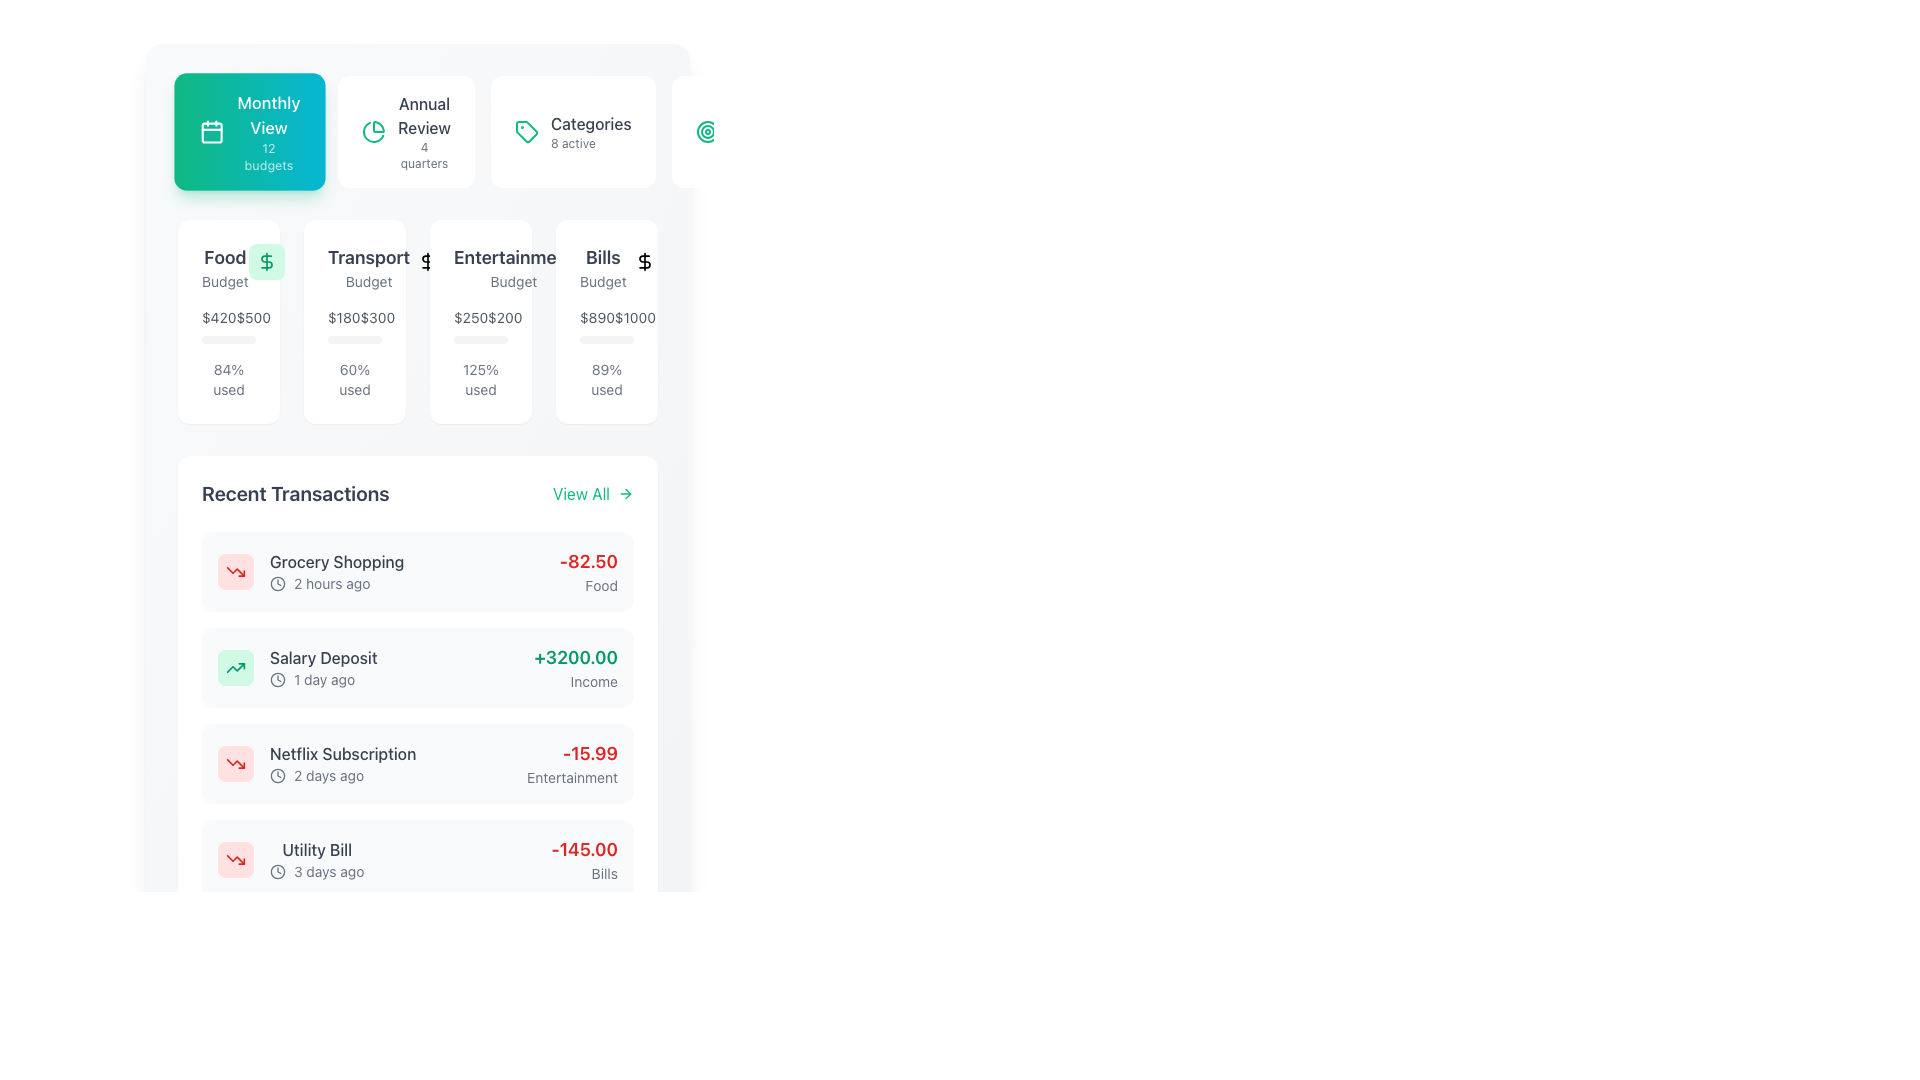 The height and width of the screenshot is (1080, 1920). Describe the element at coordinates (235, 667) in the screenshot. I see `the upward trending graph icon with a greenish hue located in the center of the 'Recent Transactions' section` at that location.